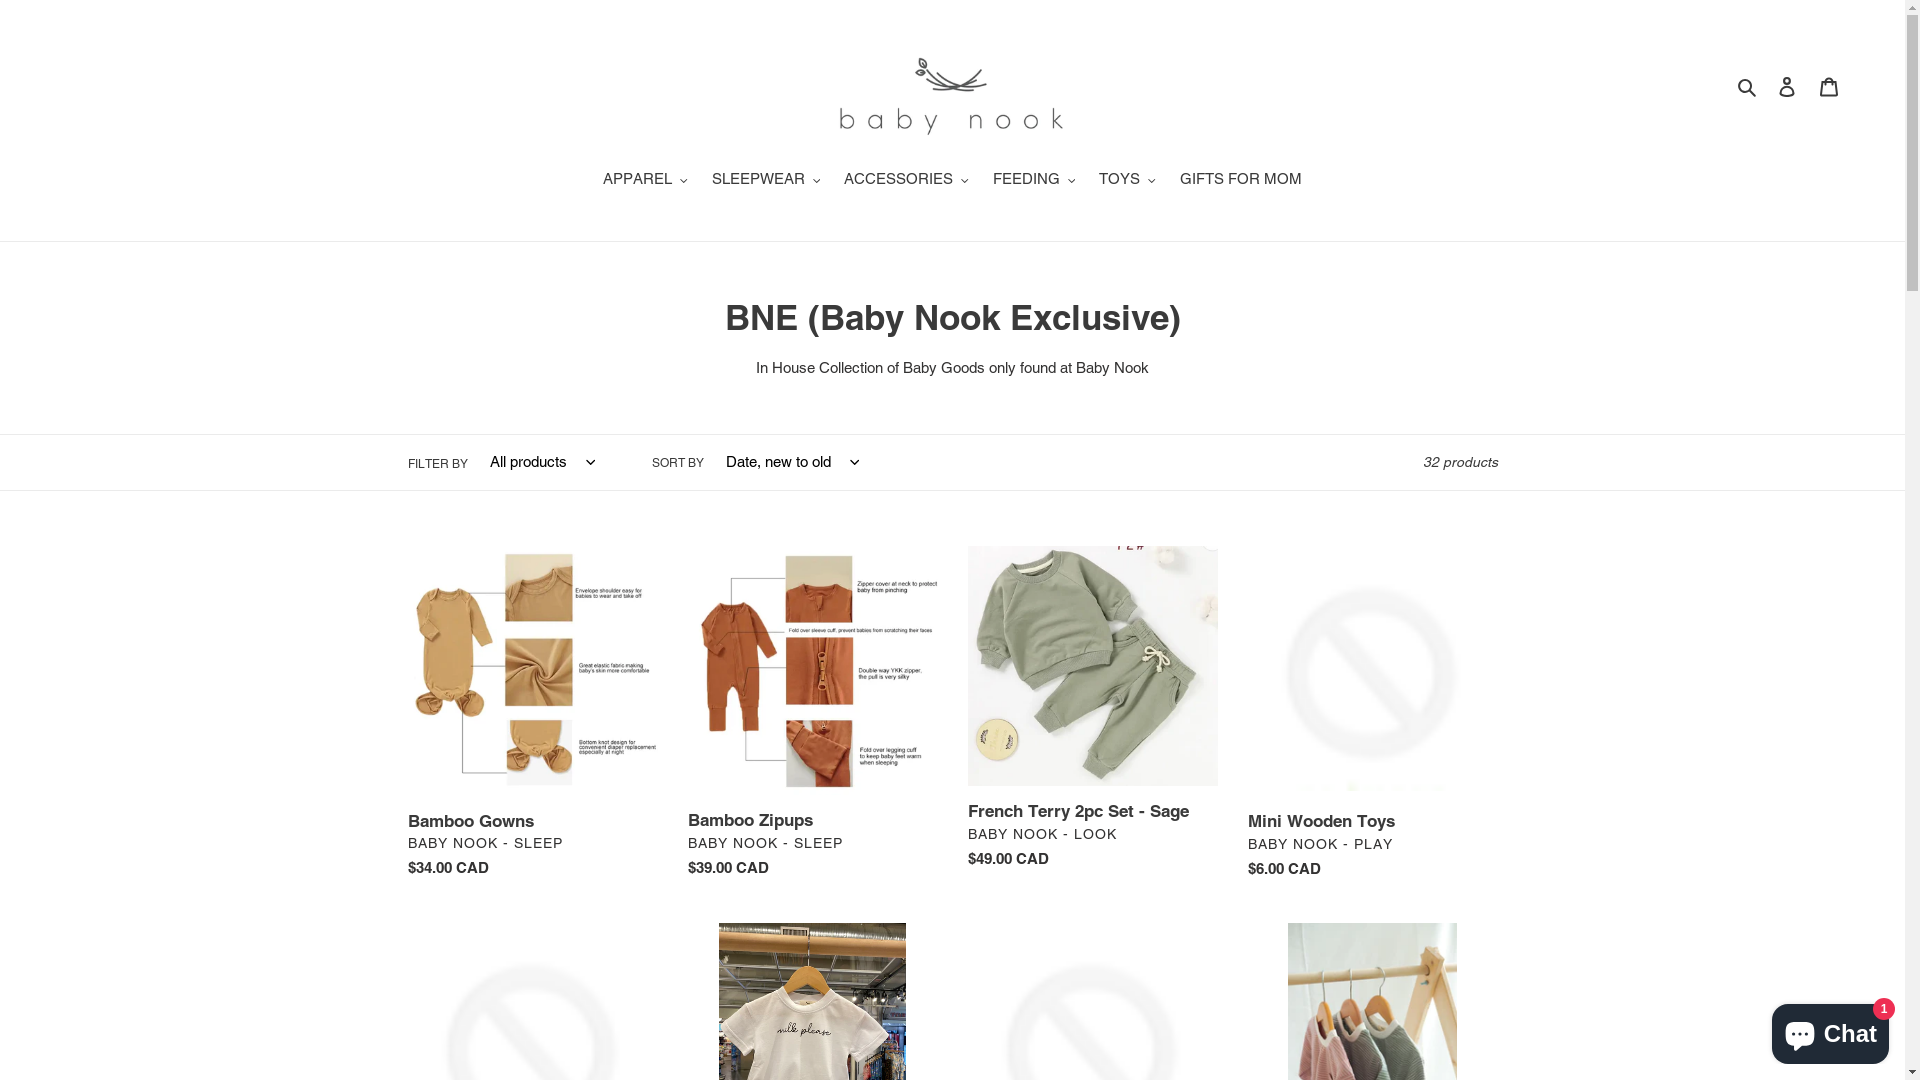 This screenshot has width=1920, height=1080. Describe the element at coordinates (532, 716) in the screenshot. I see `'Bamboo Gowns'` at that location.